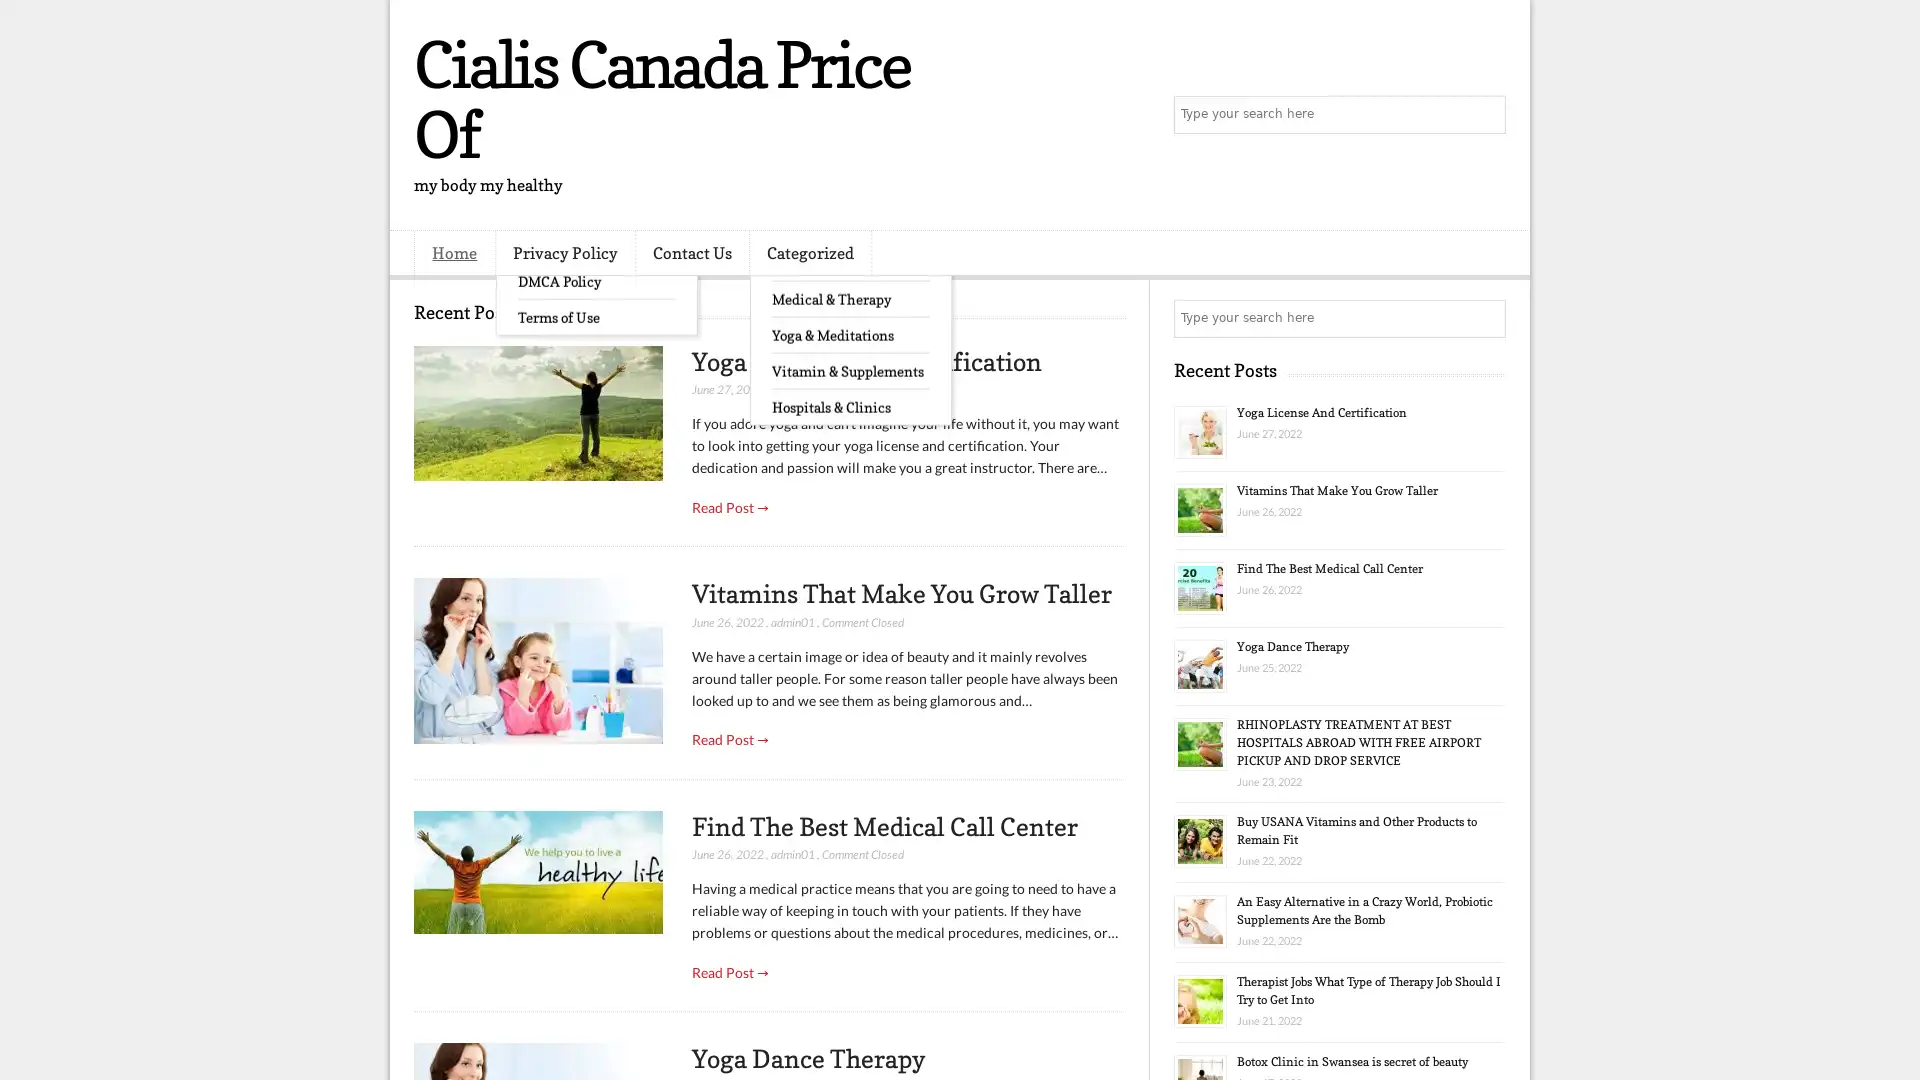 This screenshot has height=1080, width=1920. Describe the element at coordinates (1485, 115) in the screenshot. I see `Search` at that location.